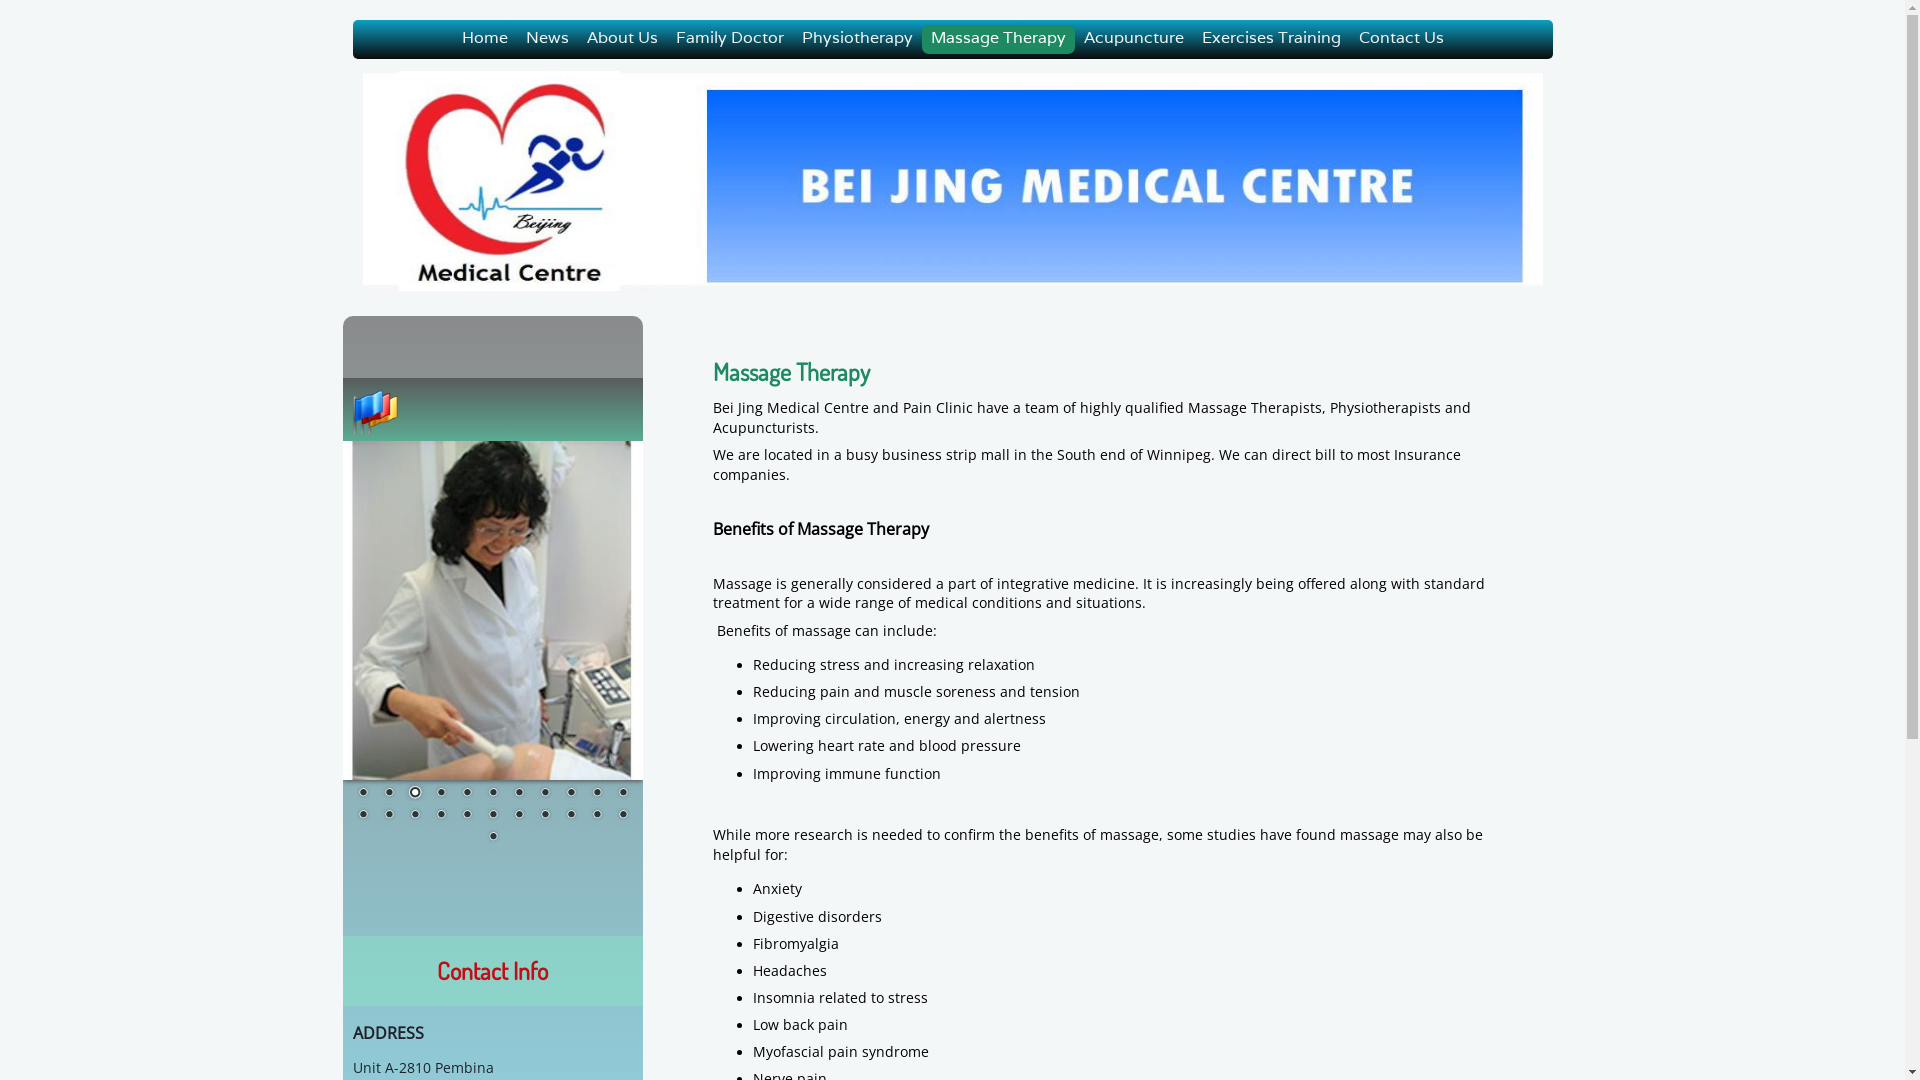  I want to click on '20', so click(570, 816).